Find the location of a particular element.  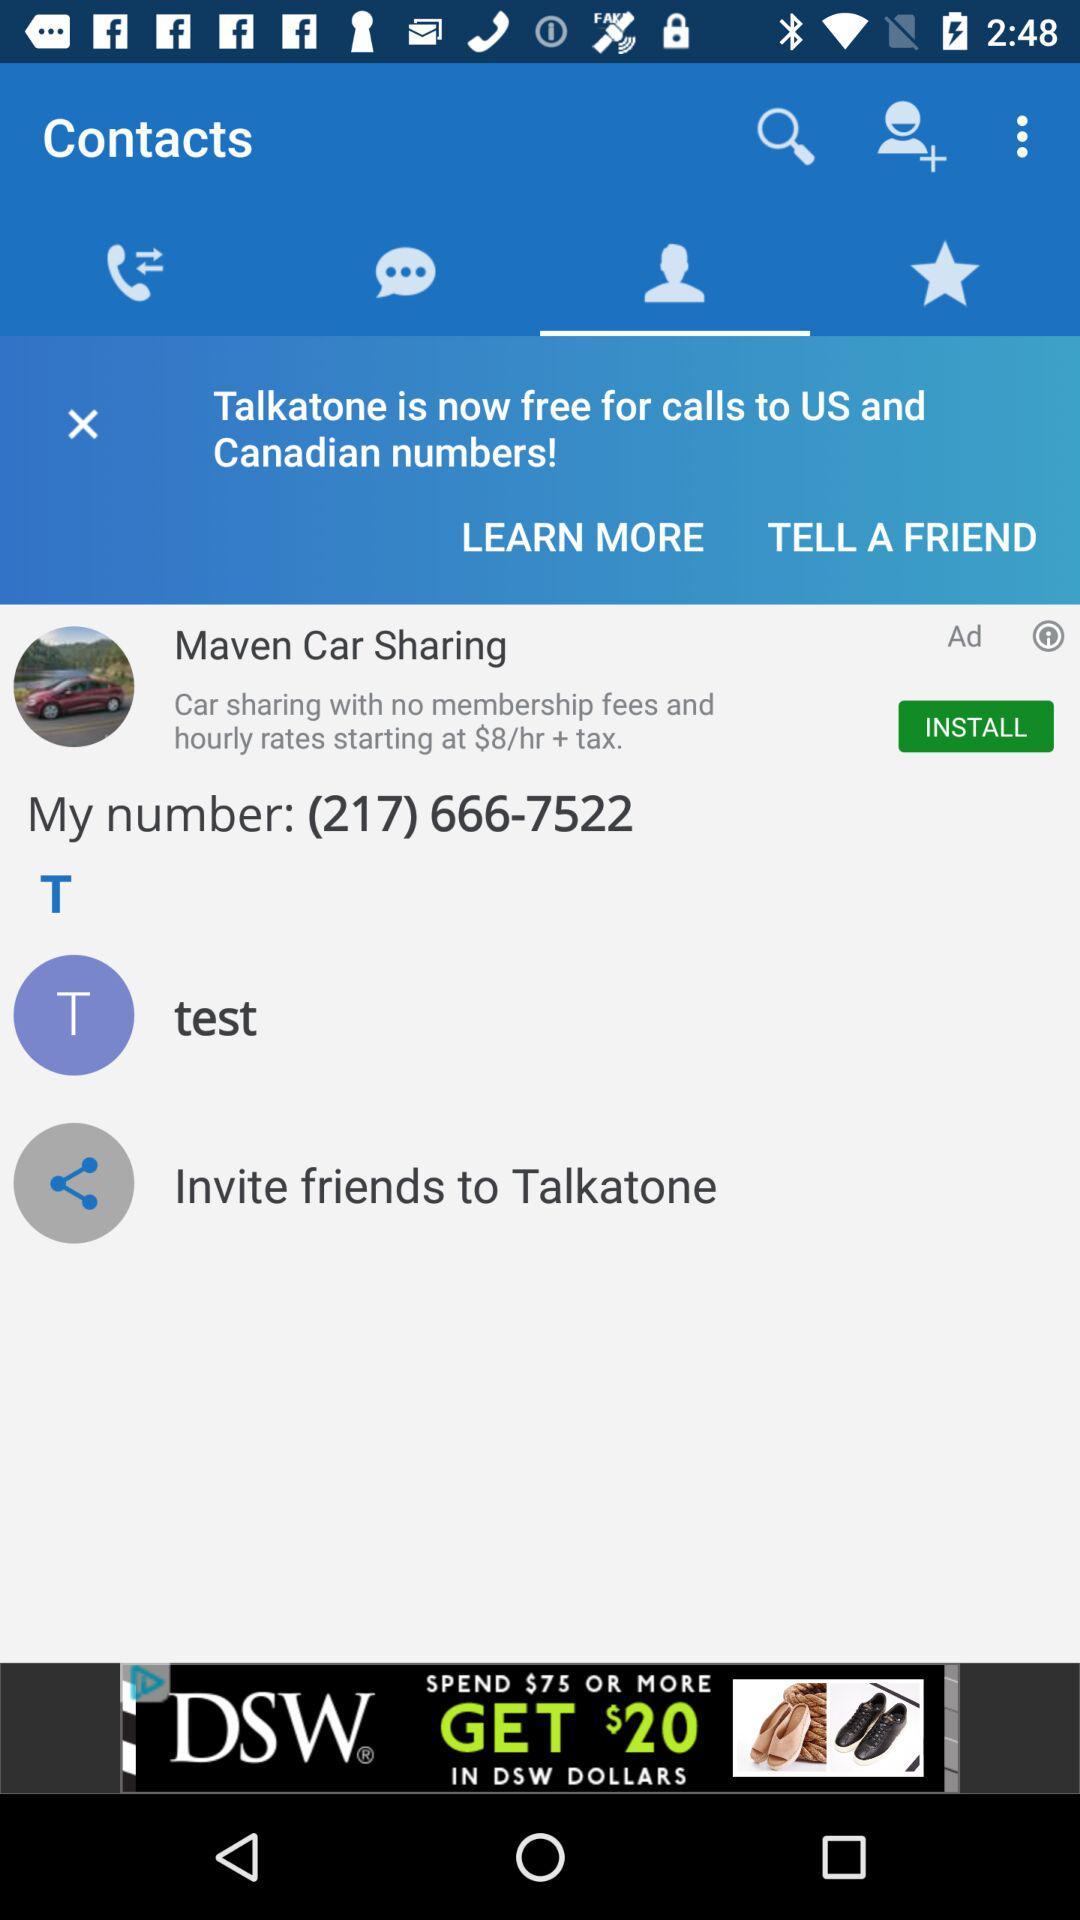

advertisement is located at coordinates (72, 686).